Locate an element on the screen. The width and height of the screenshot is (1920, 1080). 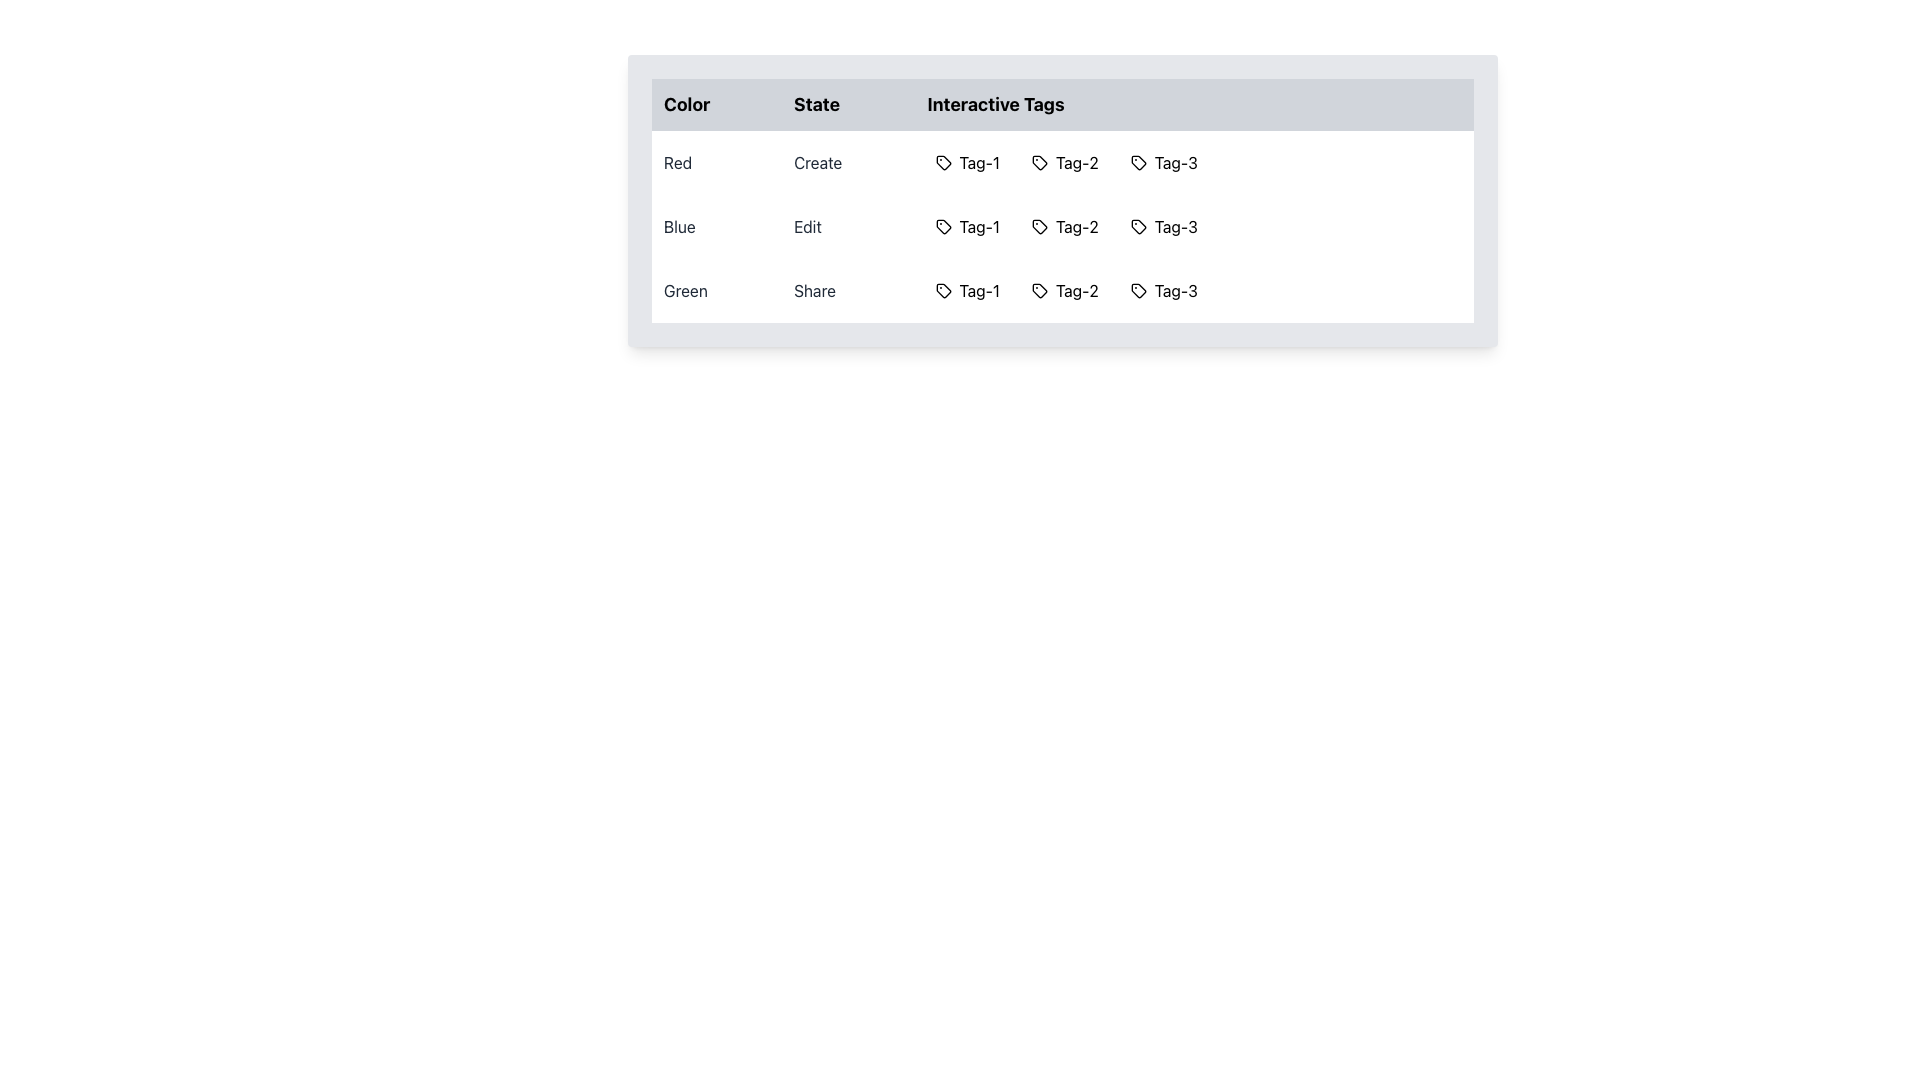
the 'Tag-1' text label located within a button in the first row of the 'Interactive Tags' column of the table to interact with the tag or trigger associated actions is located at coordinates (979, 161).